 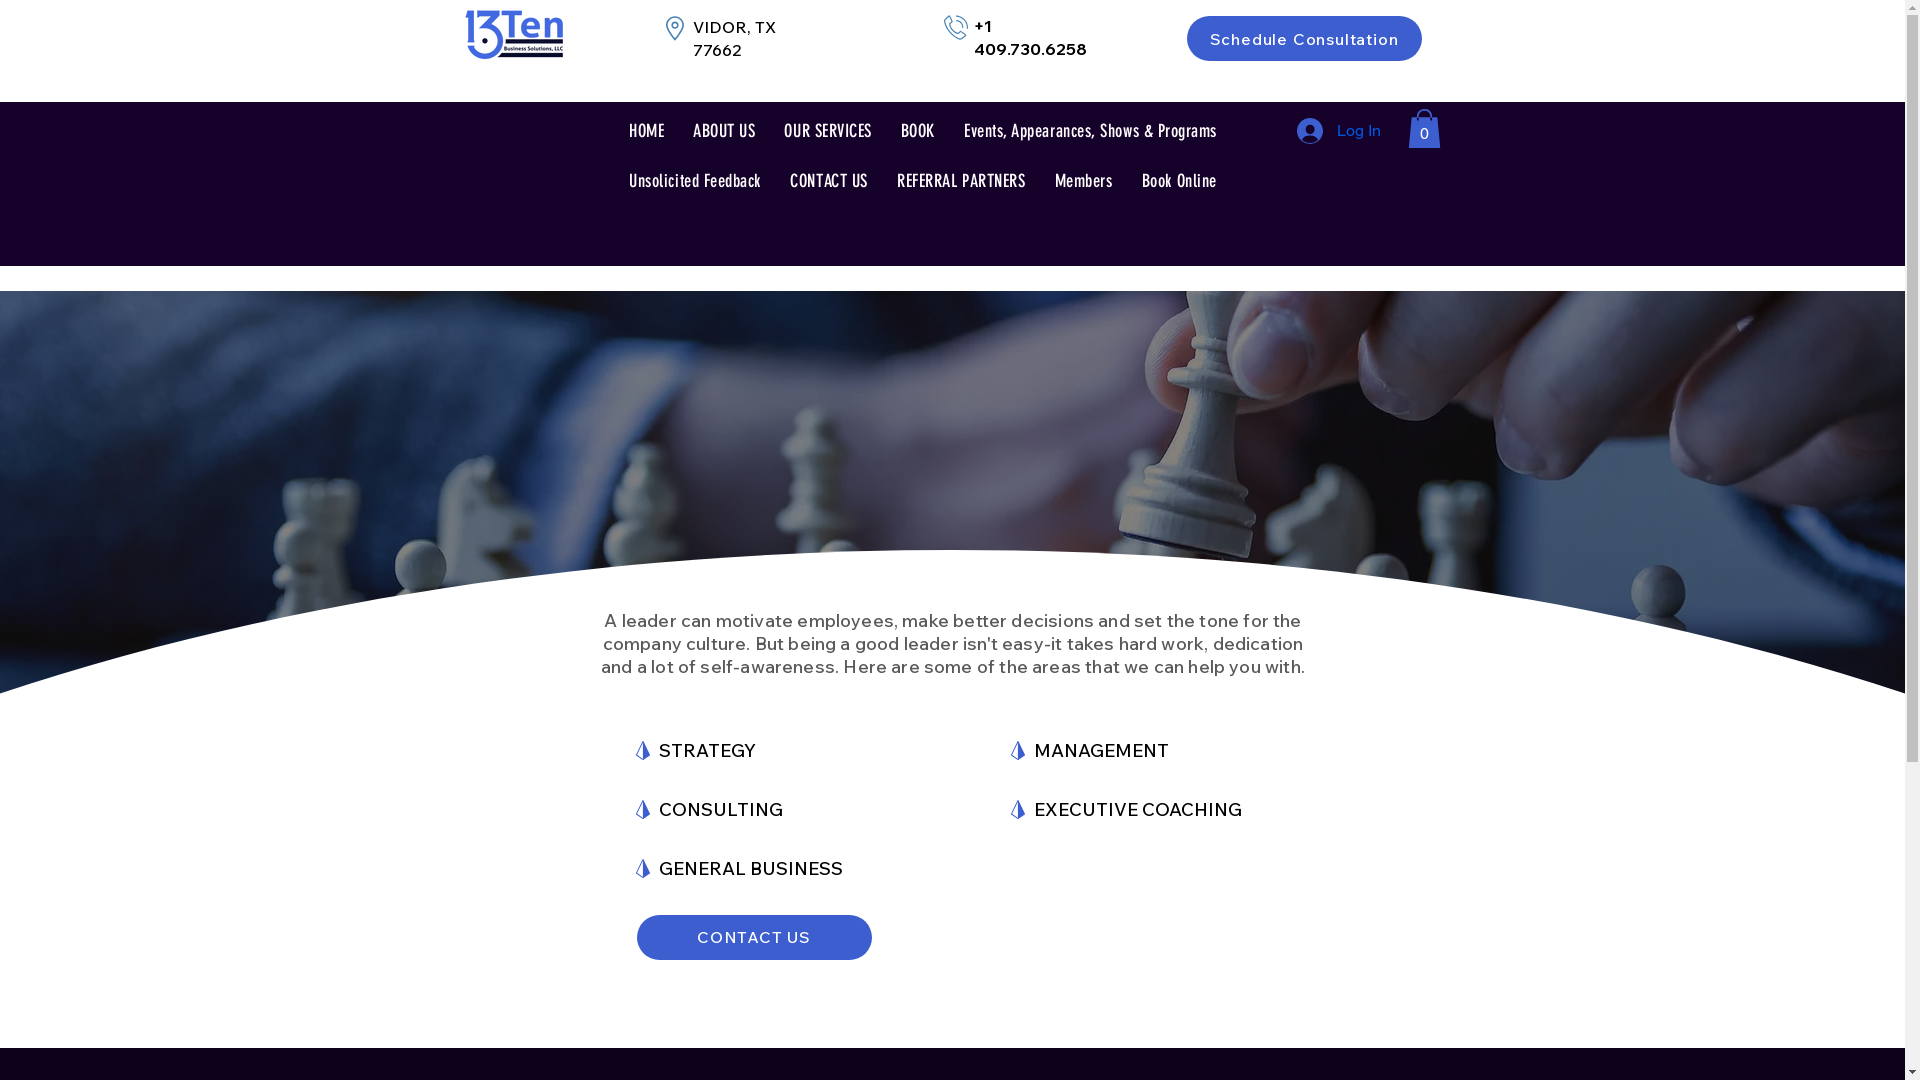 What do you see at coordinates (723, 131) in the screenshot?
I see `'ABOUT US'` at bounding box center [723, 131].